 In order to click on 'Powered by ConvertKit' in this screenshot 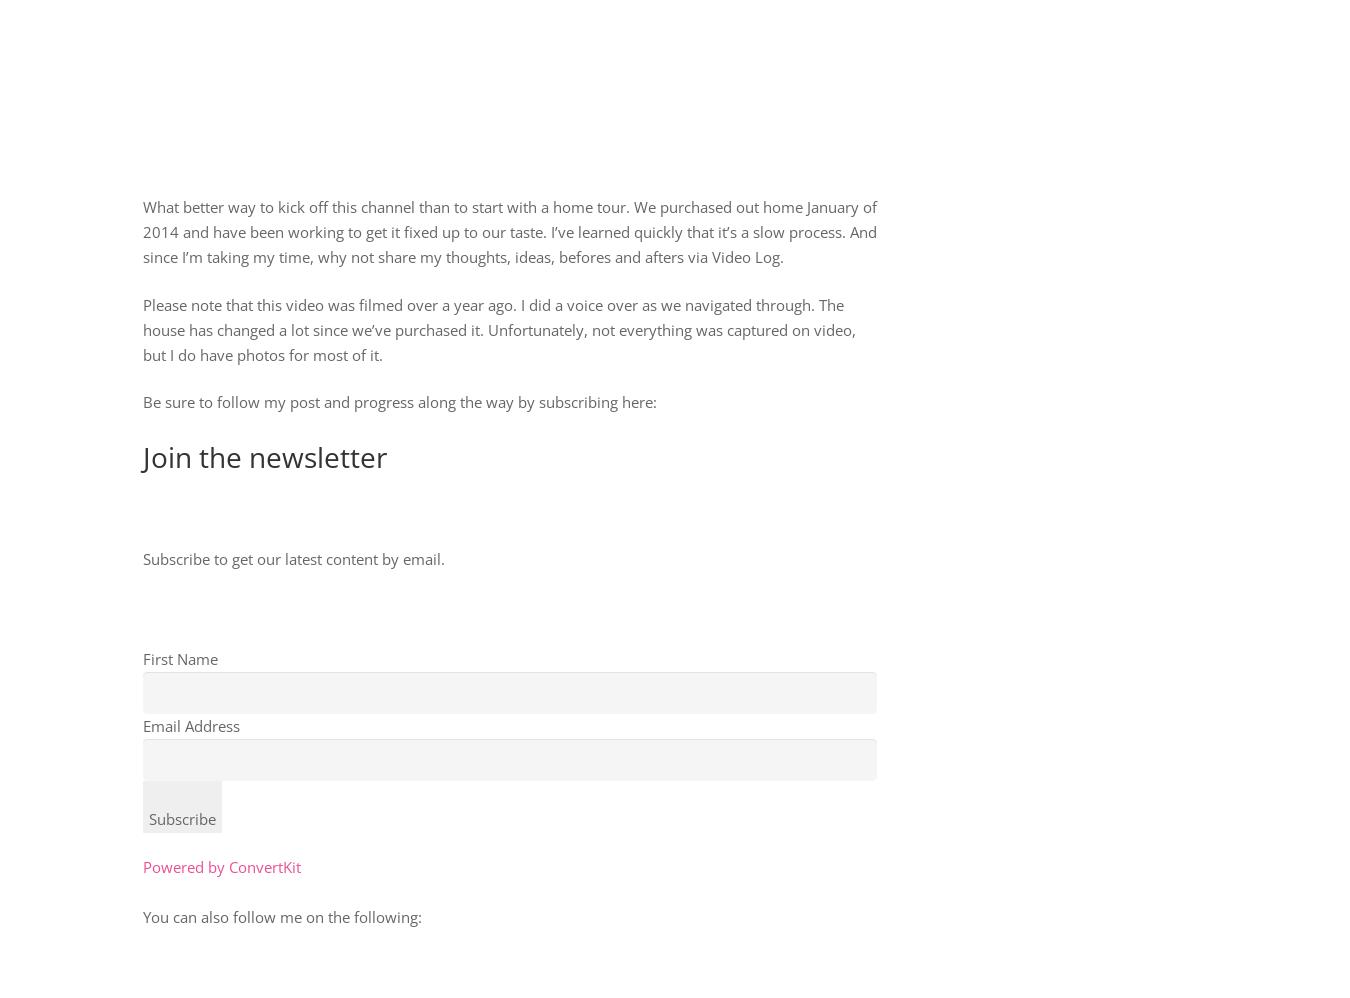, I will do `click(142, 865)`.